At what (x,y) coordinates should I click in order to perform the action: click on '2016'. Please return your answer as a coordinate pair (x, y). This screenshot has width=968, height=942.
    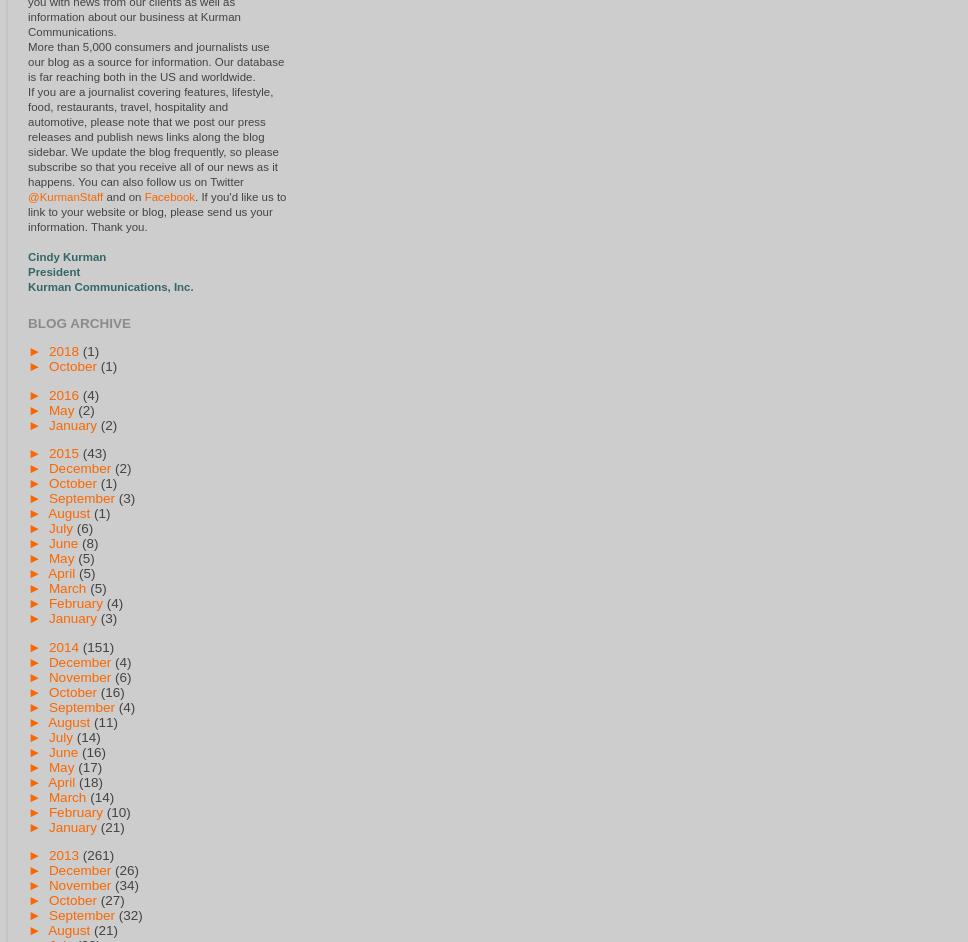
    Looking at the image, I should click on (63, 394).